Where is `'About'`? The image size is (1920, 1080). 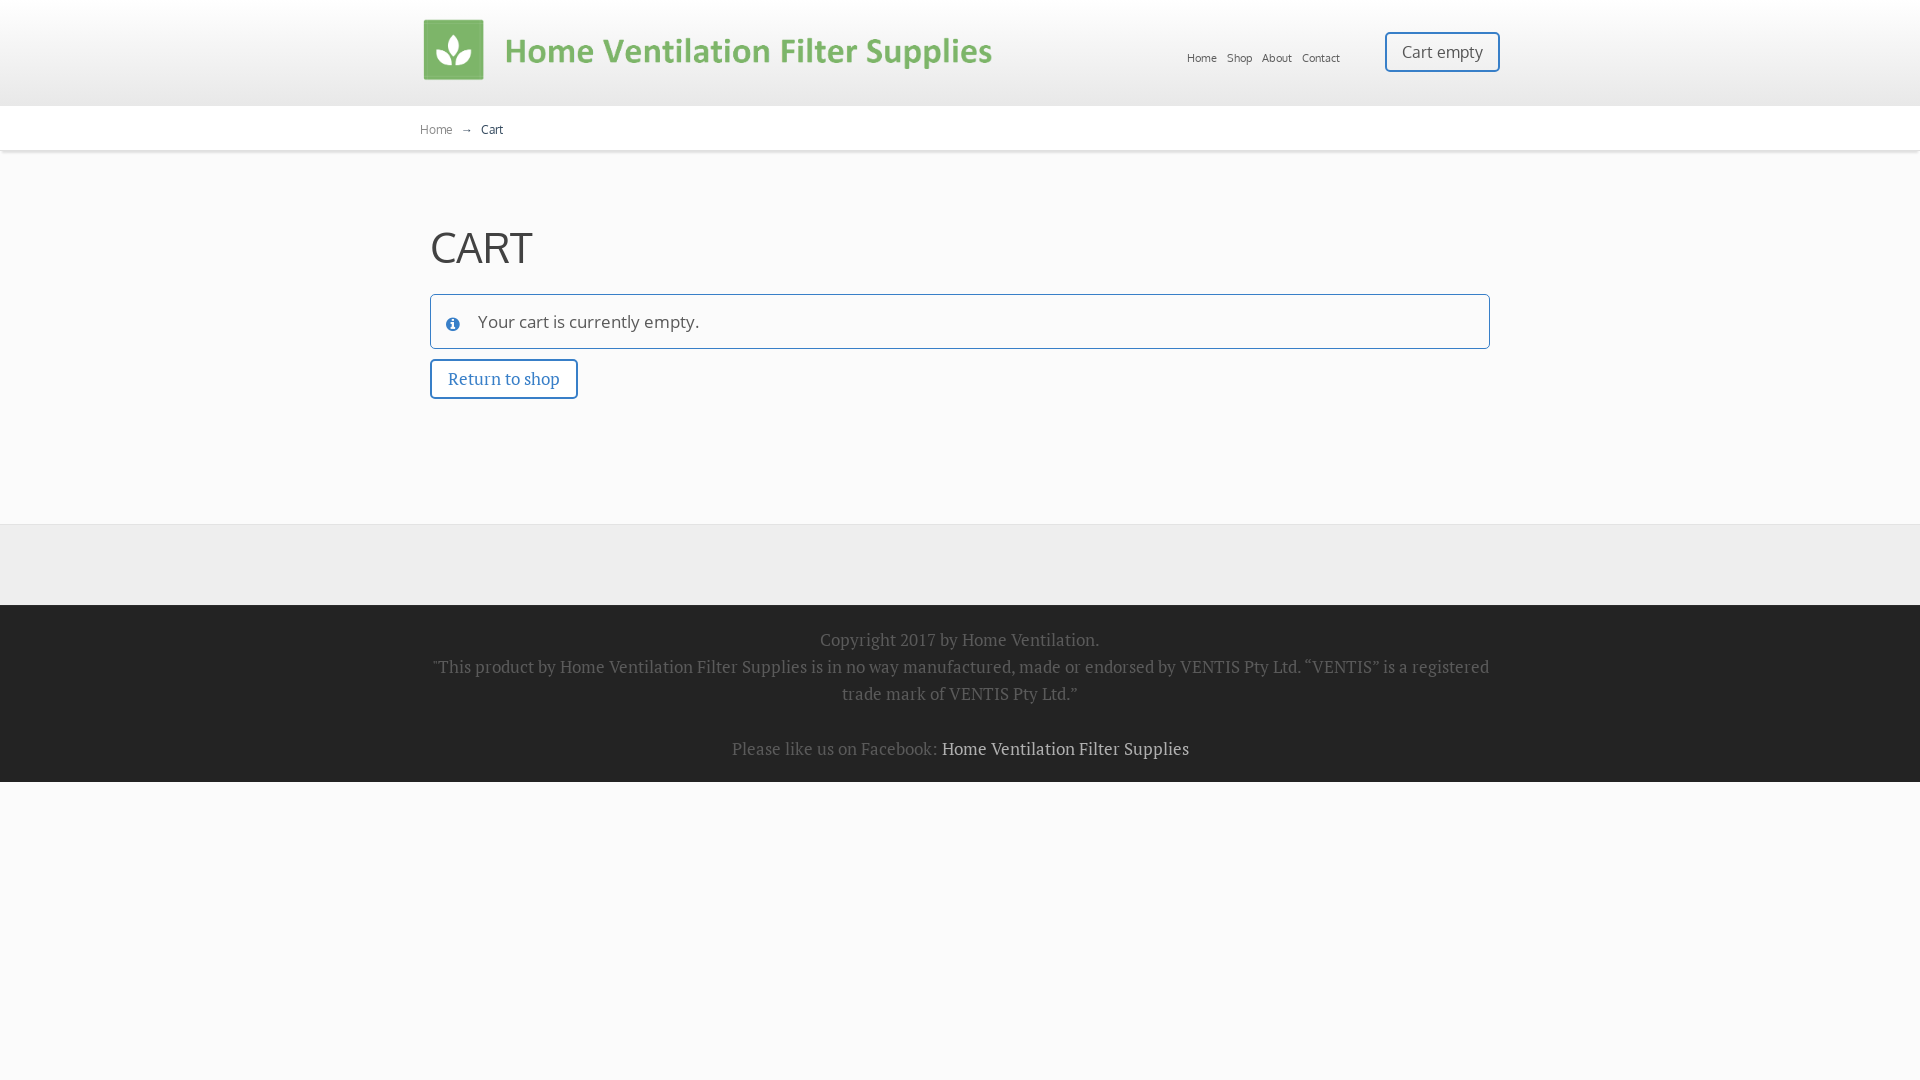 'About' is located at coordinates (1281, 52).